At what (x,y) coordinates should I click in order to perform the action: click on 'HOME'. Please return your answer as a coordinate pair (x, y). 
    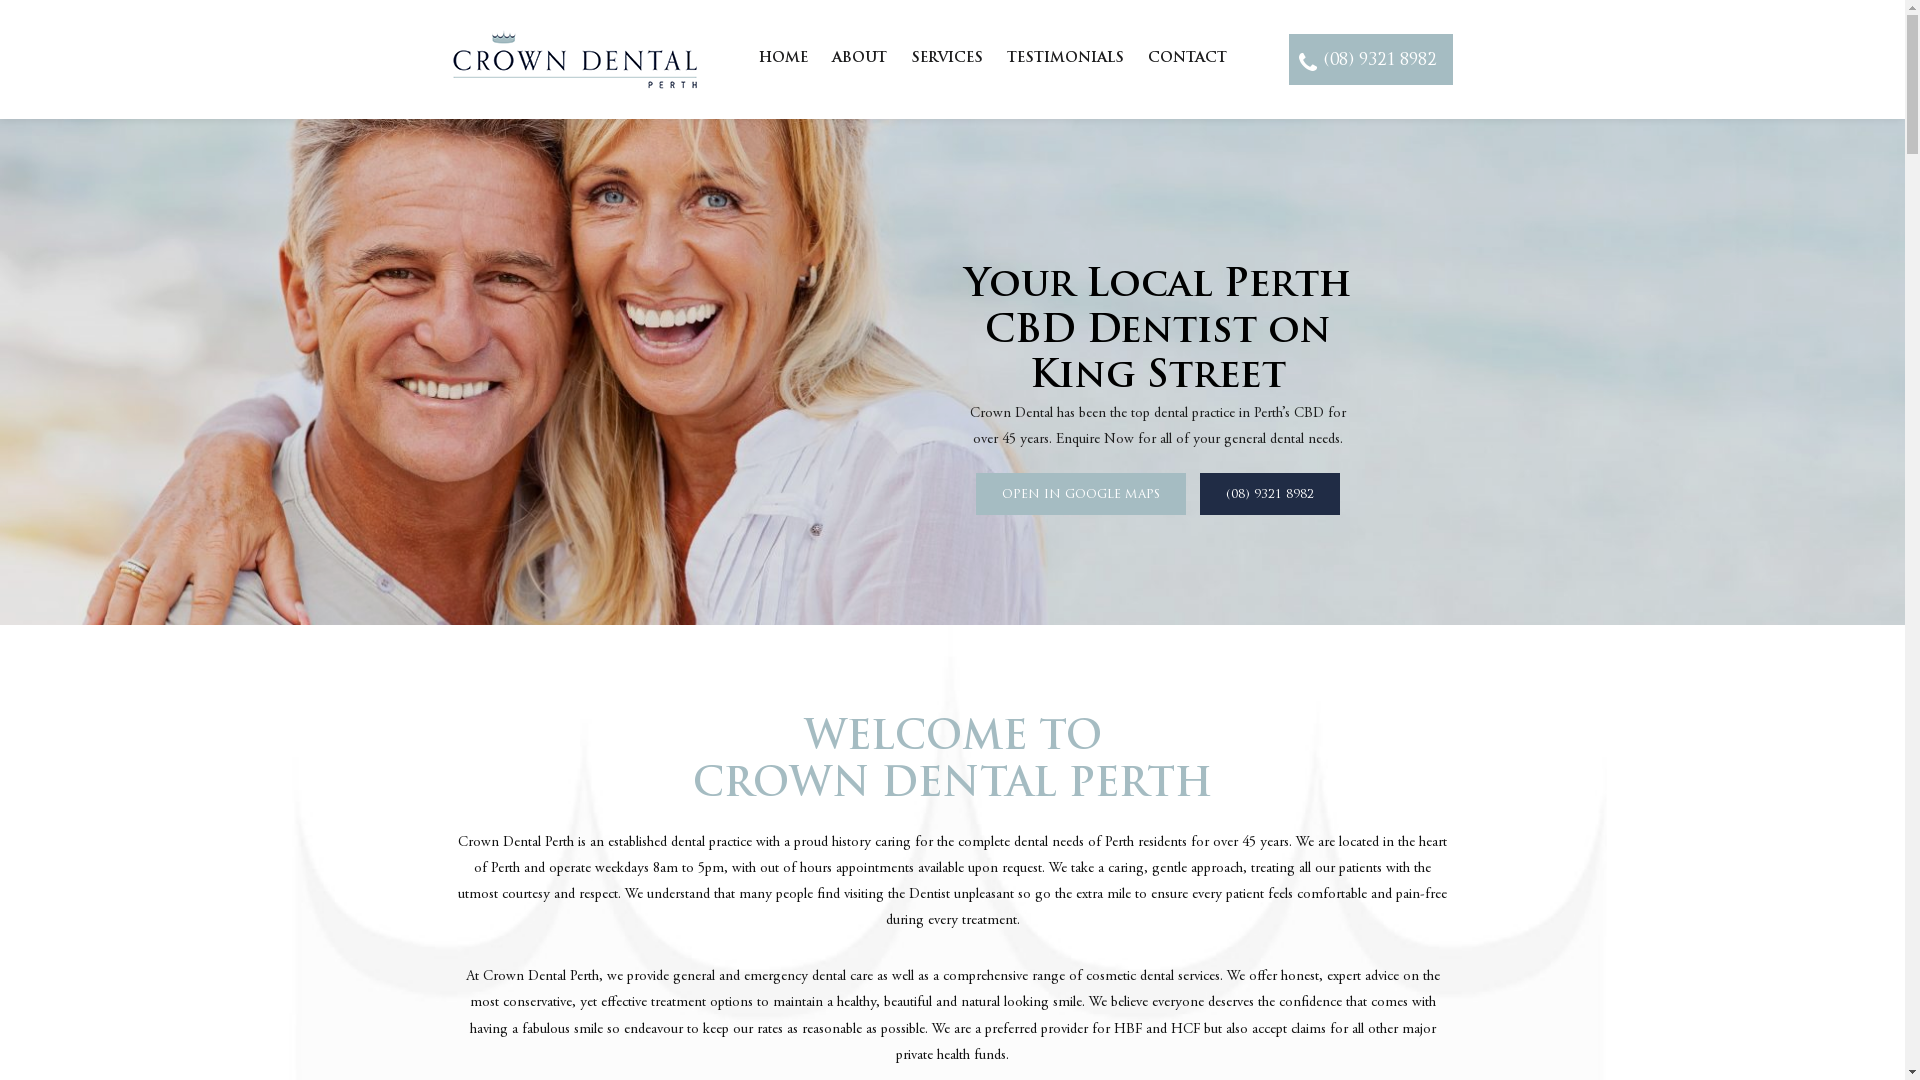
    Looking at the image, I should click on (782, 57).